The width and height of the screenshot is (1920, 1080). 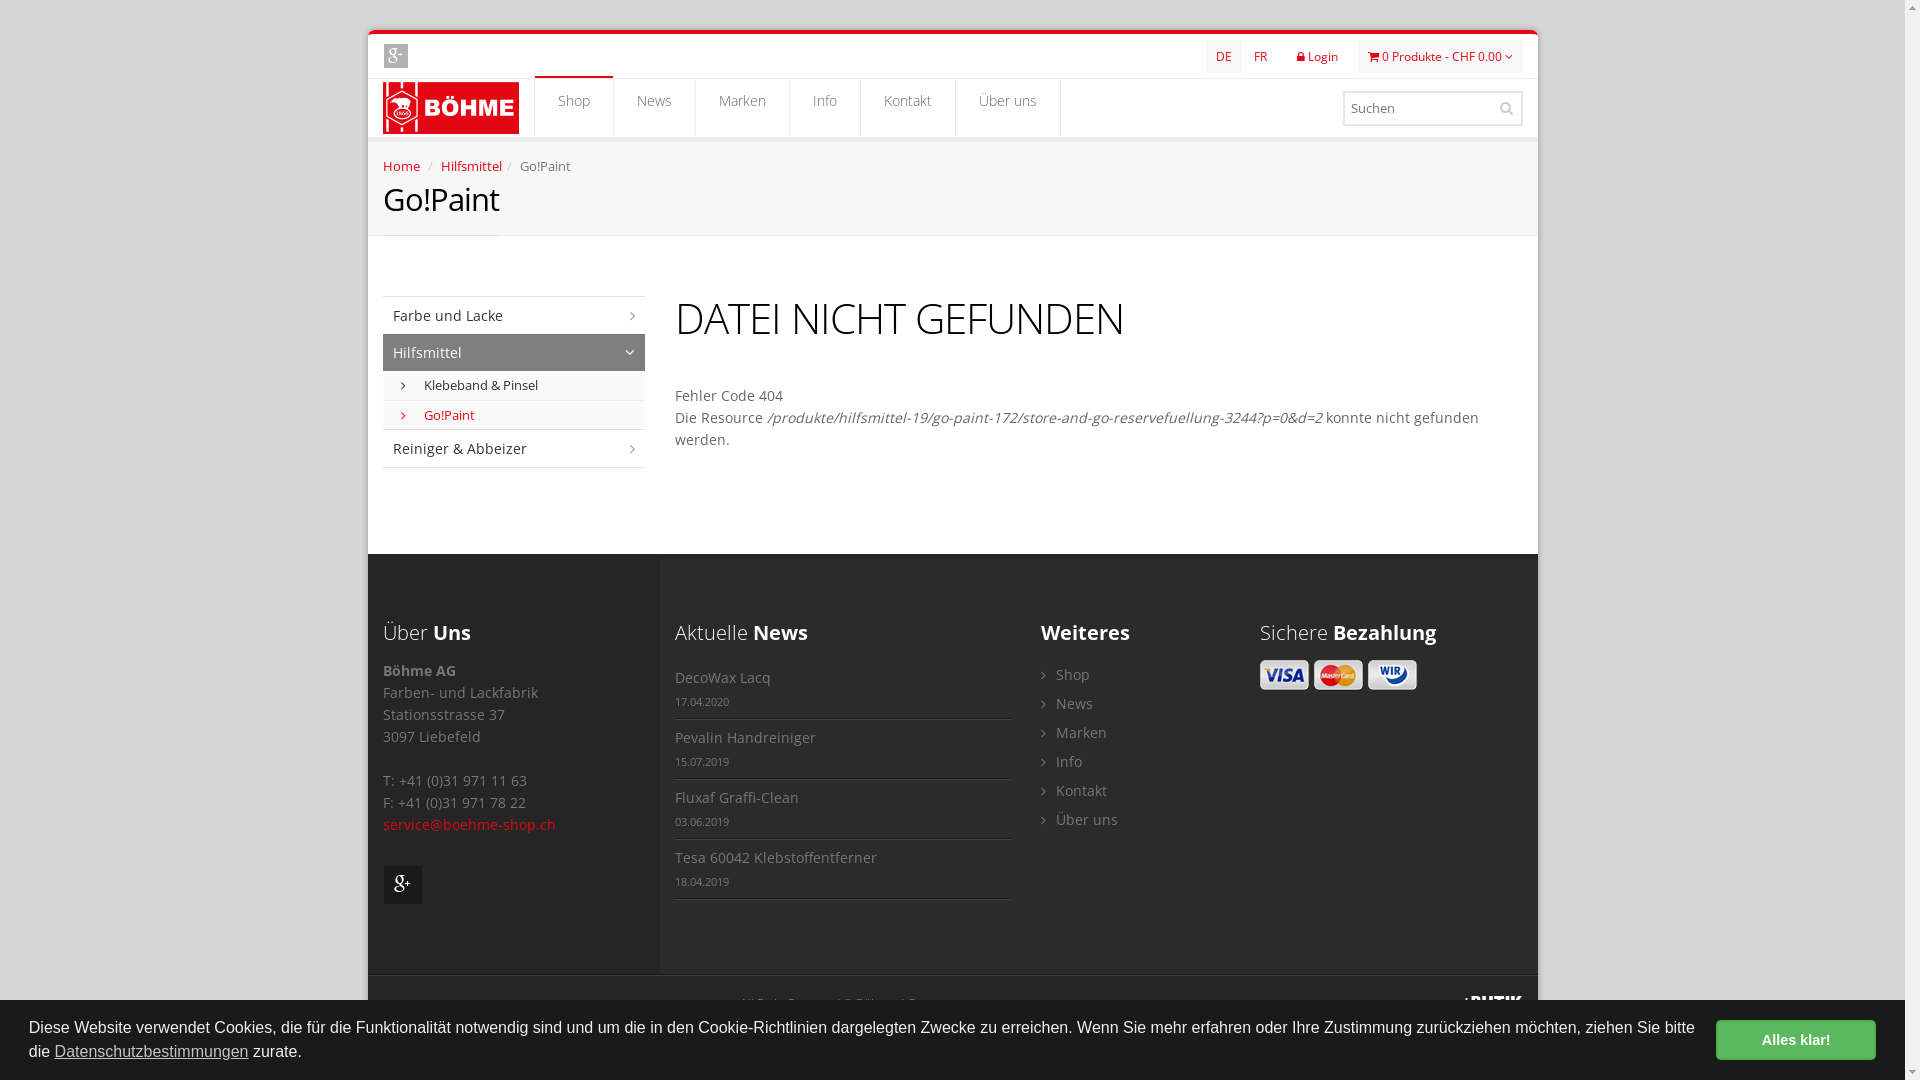 What do you see at coordinates (843, 749) in the screenshot?
I see `'Pevalin Handreiniger` at bounding box center [843, 749].